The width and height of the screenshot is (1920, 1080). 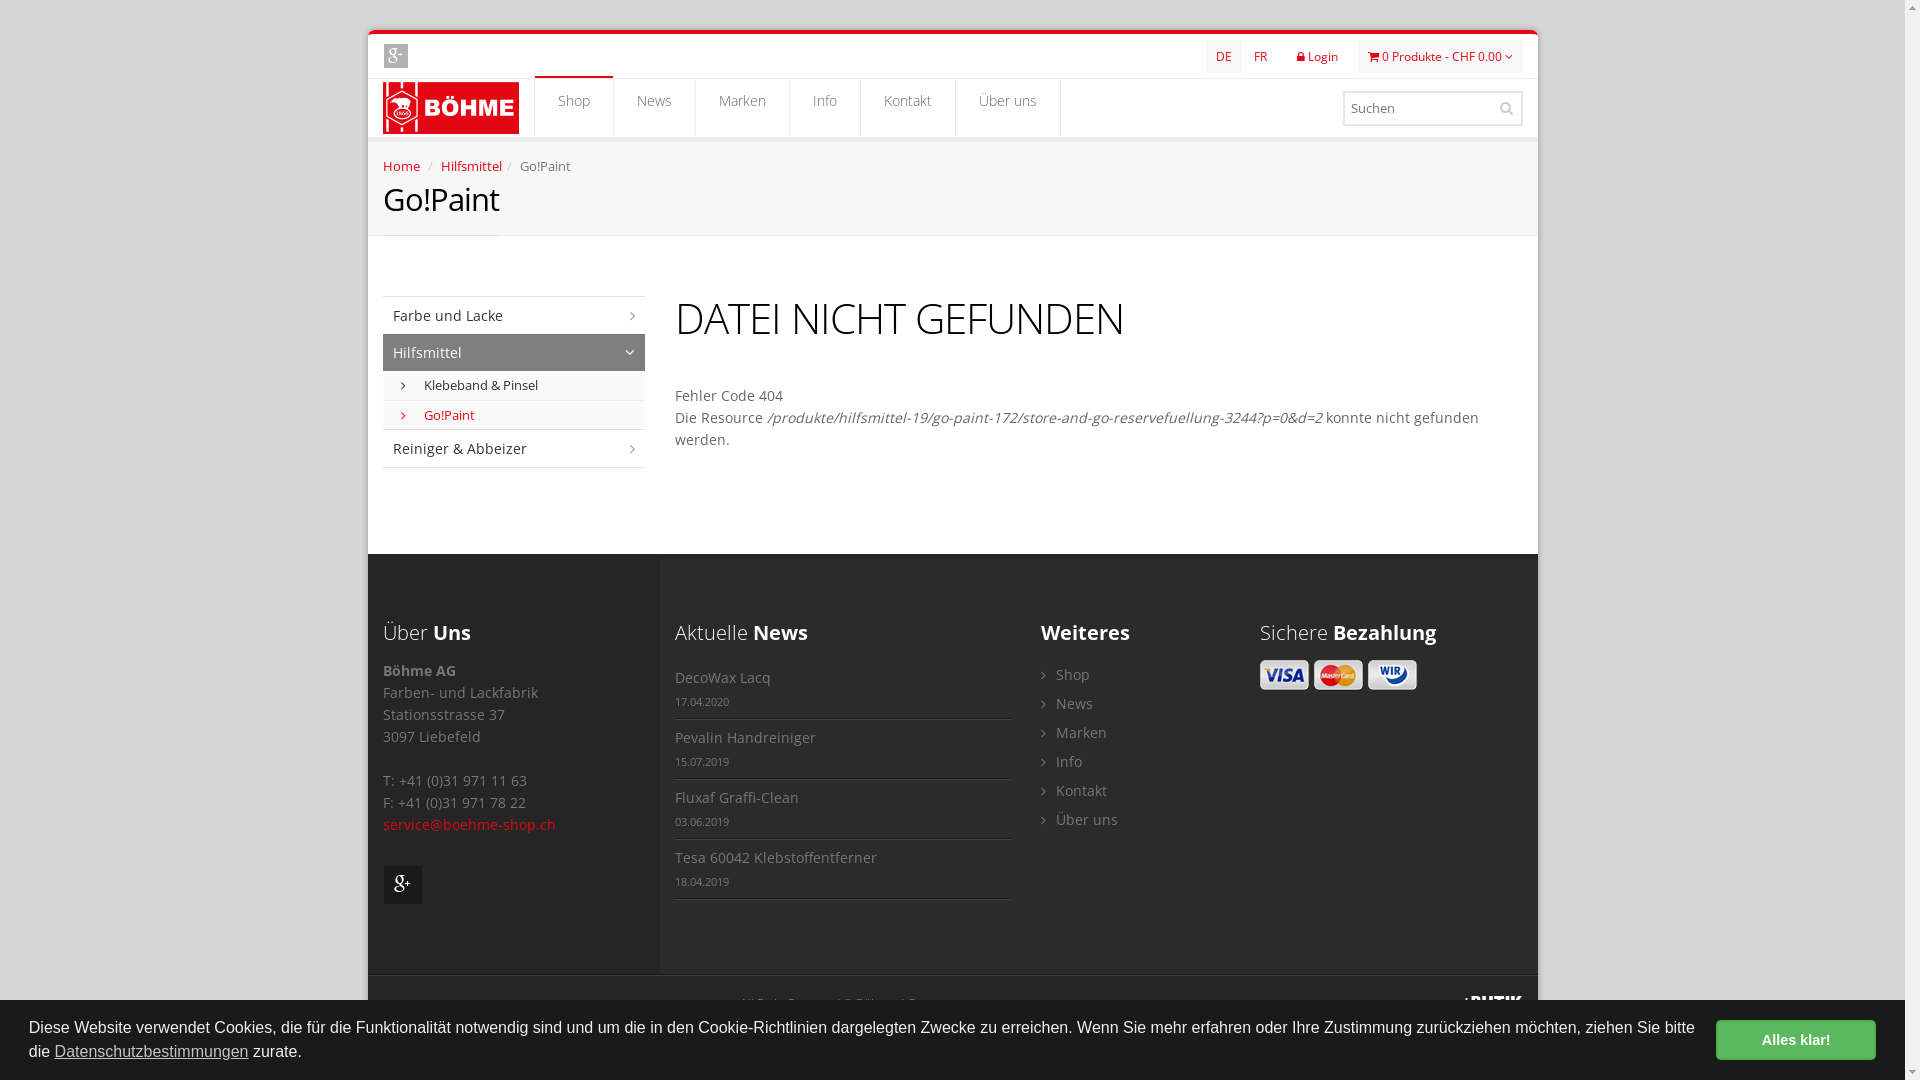 What do you see at coordinates (843, 749) in the screenshot?
I see `'Pevalin Handreiniger` at bounding box center [843, 749].